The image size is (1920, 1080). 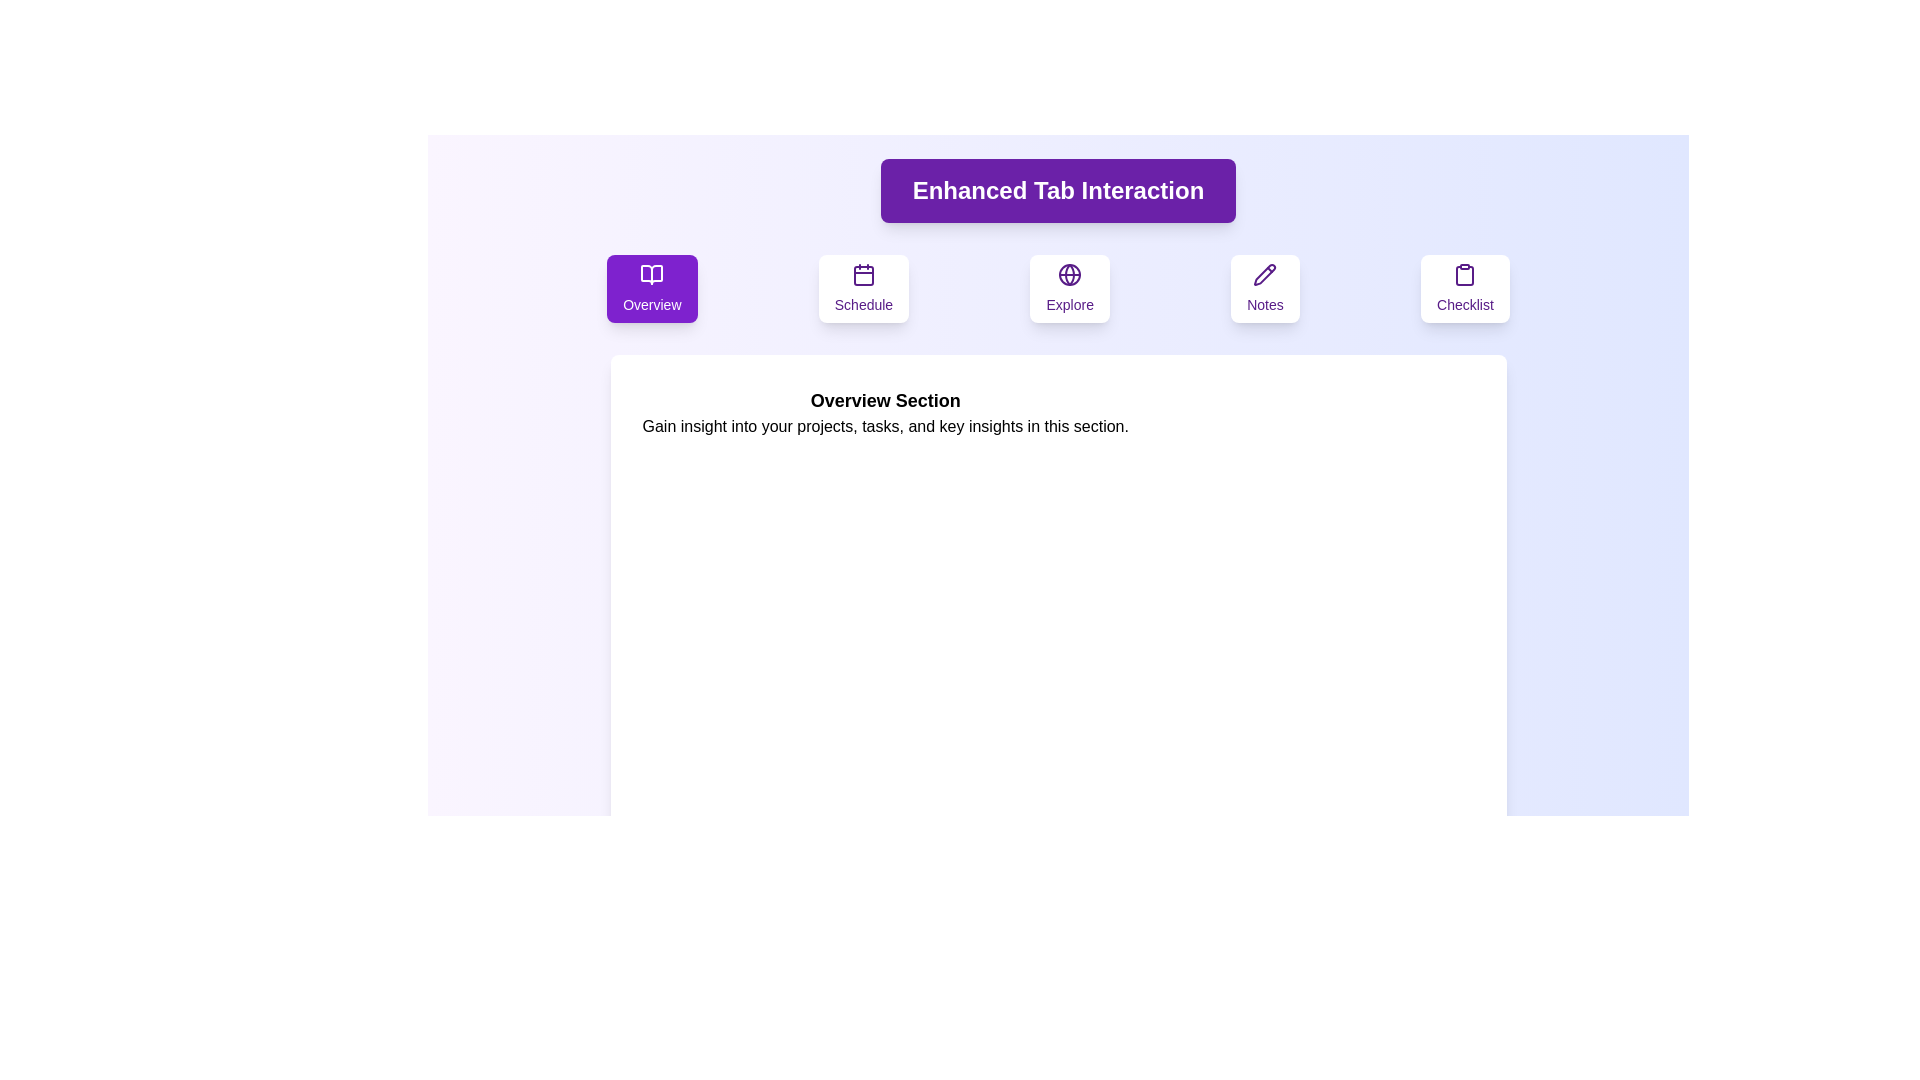 What do you see at coordinates (1264, 274) in the screenshot?
I see `the context associated with the purple pencil icon within the 'Notes' button located` at bounding box center [1264, 274].